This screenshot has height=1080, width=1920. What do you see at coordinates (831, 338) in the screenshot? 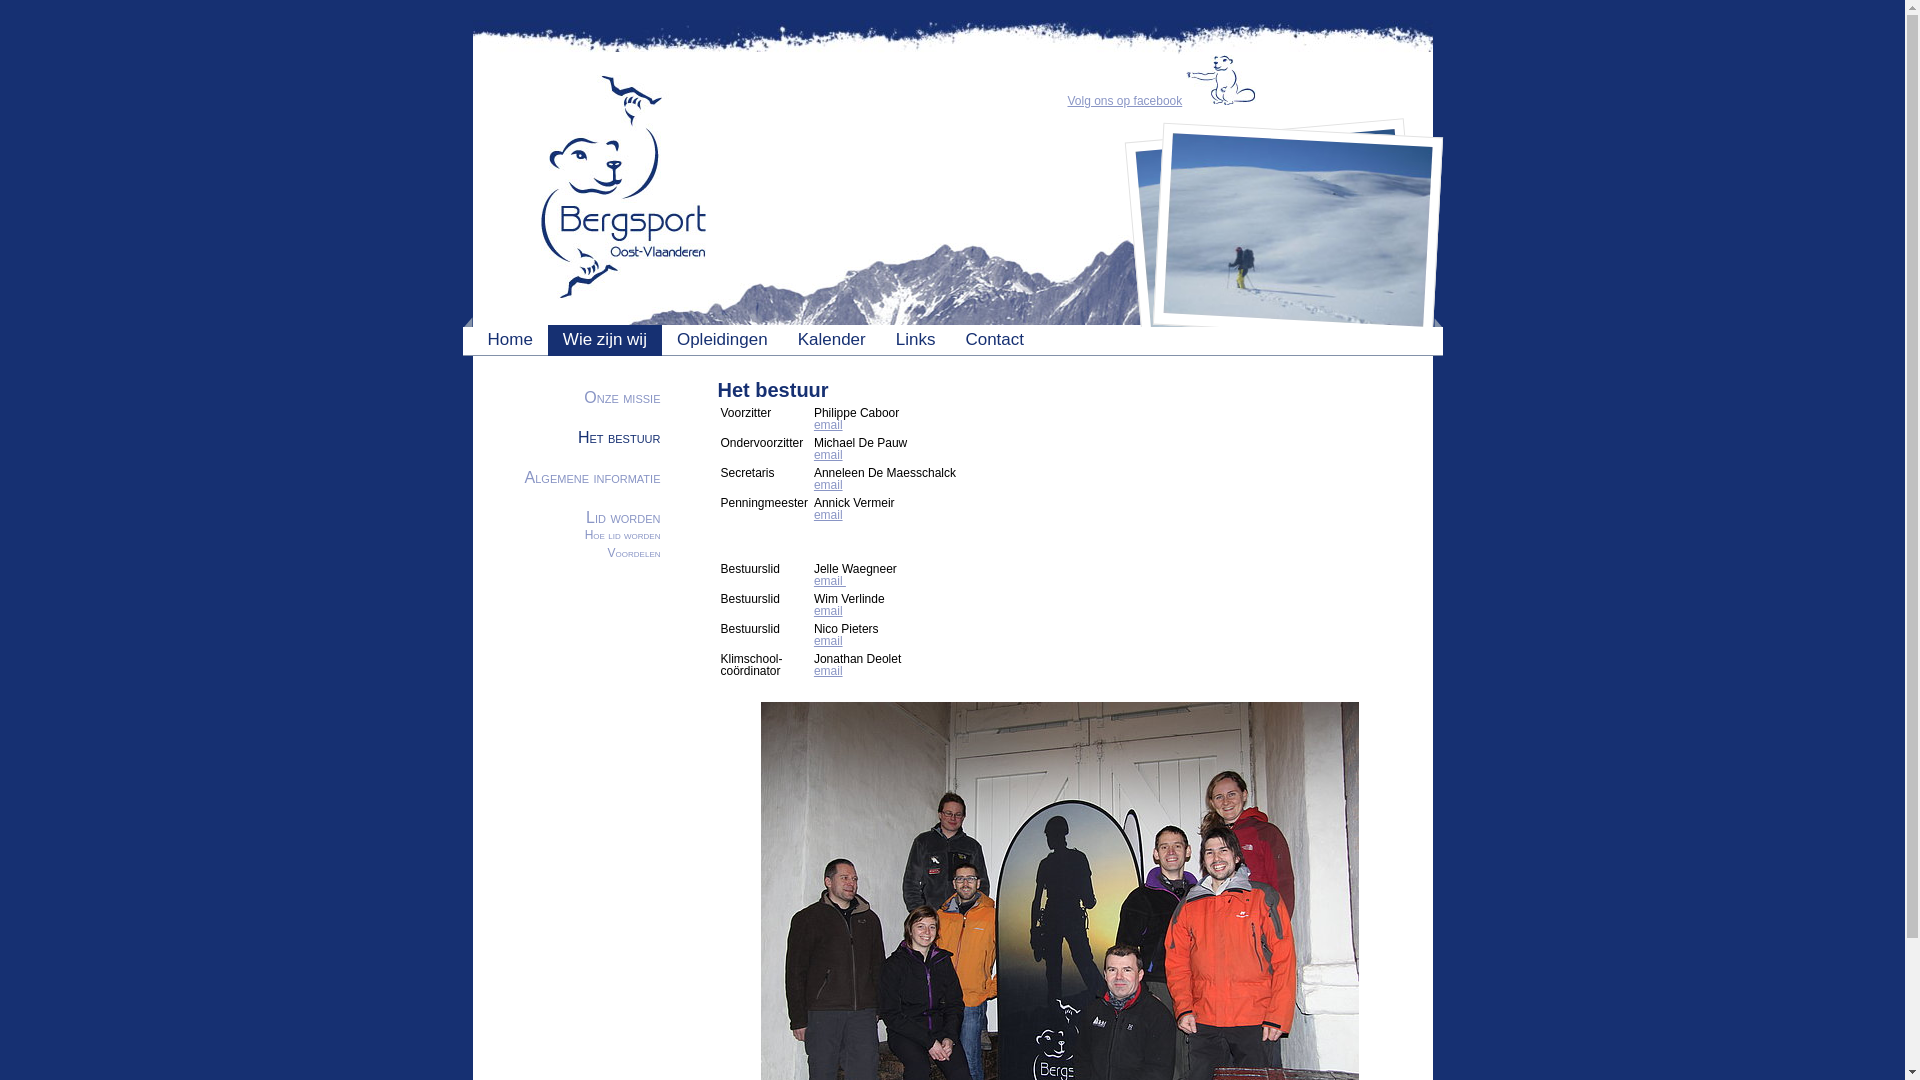
I see `'Kalender'` at bounding box center [831, 338].